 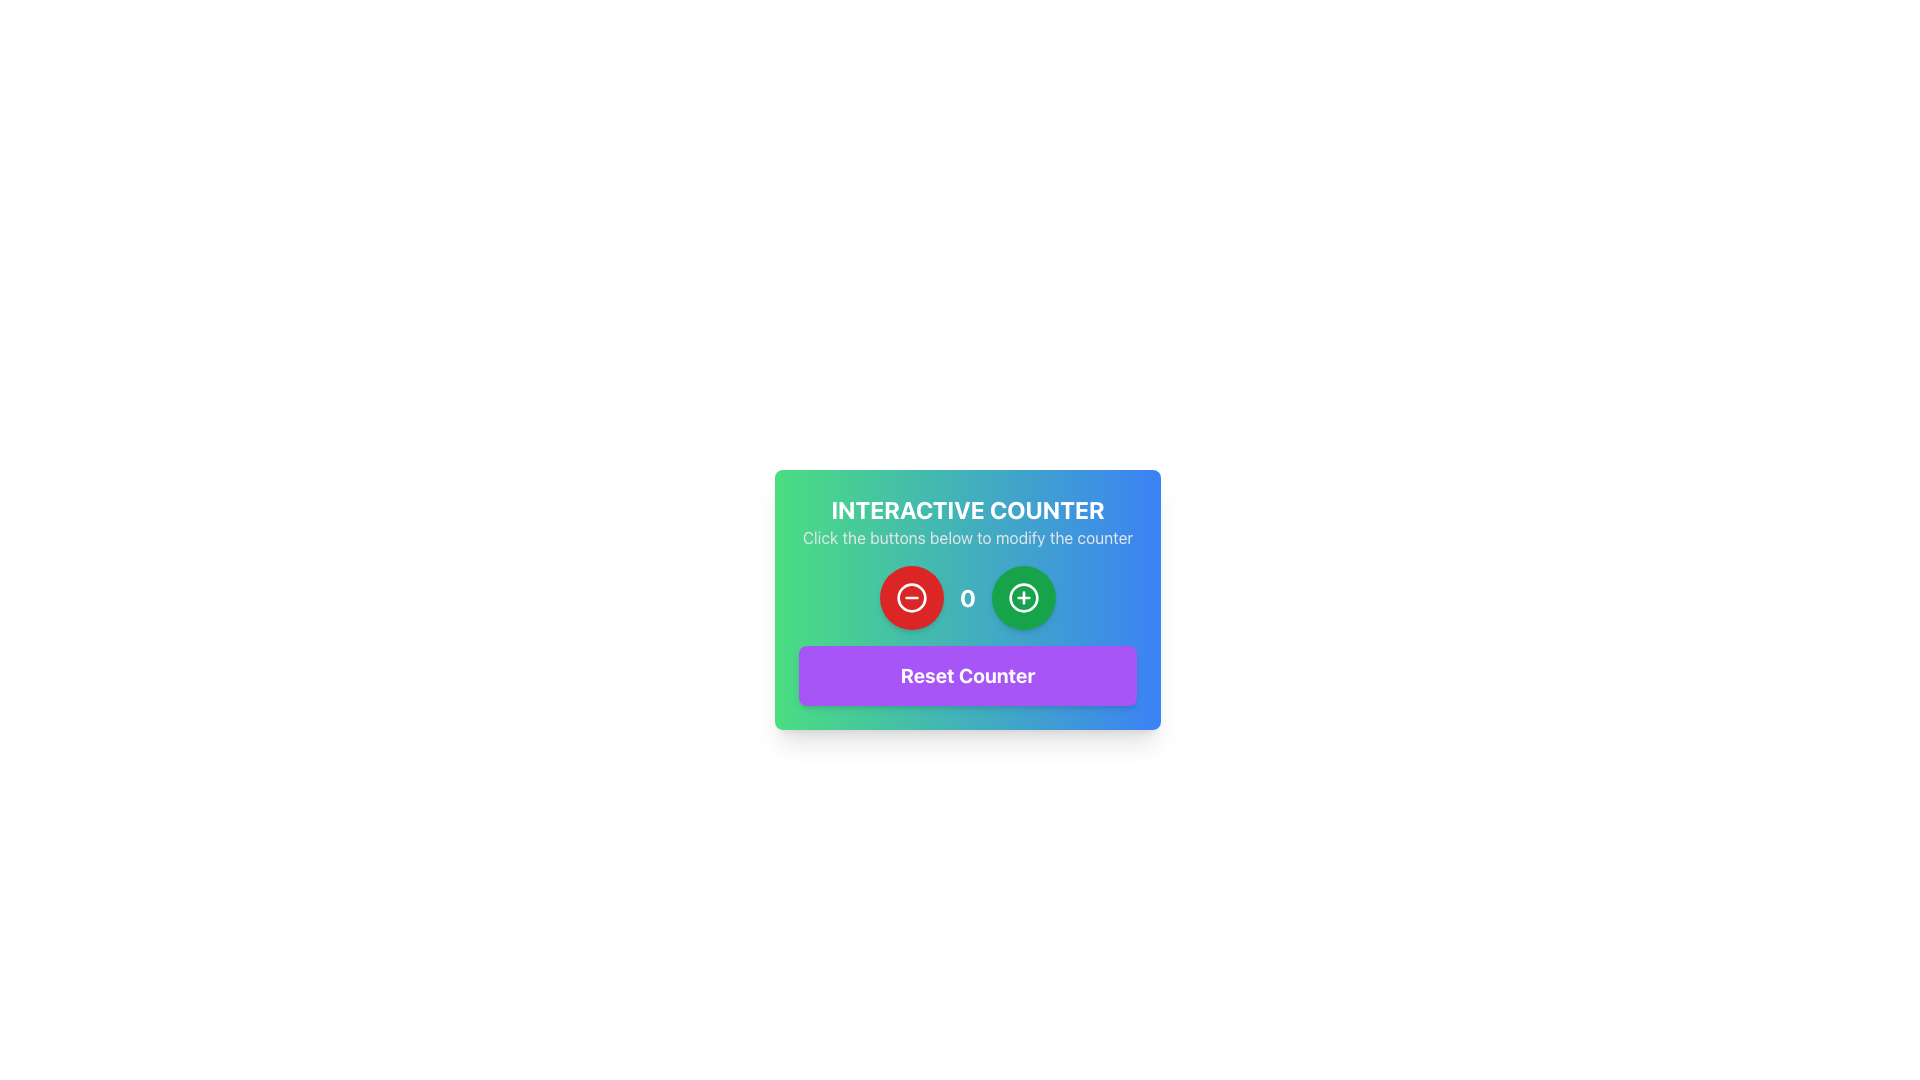 What do you see at coordinates (911, 596) in the screenshot?
I see `the circular red button with a minus sign icon to trigger hover effects` at bounding box center [911, 596].